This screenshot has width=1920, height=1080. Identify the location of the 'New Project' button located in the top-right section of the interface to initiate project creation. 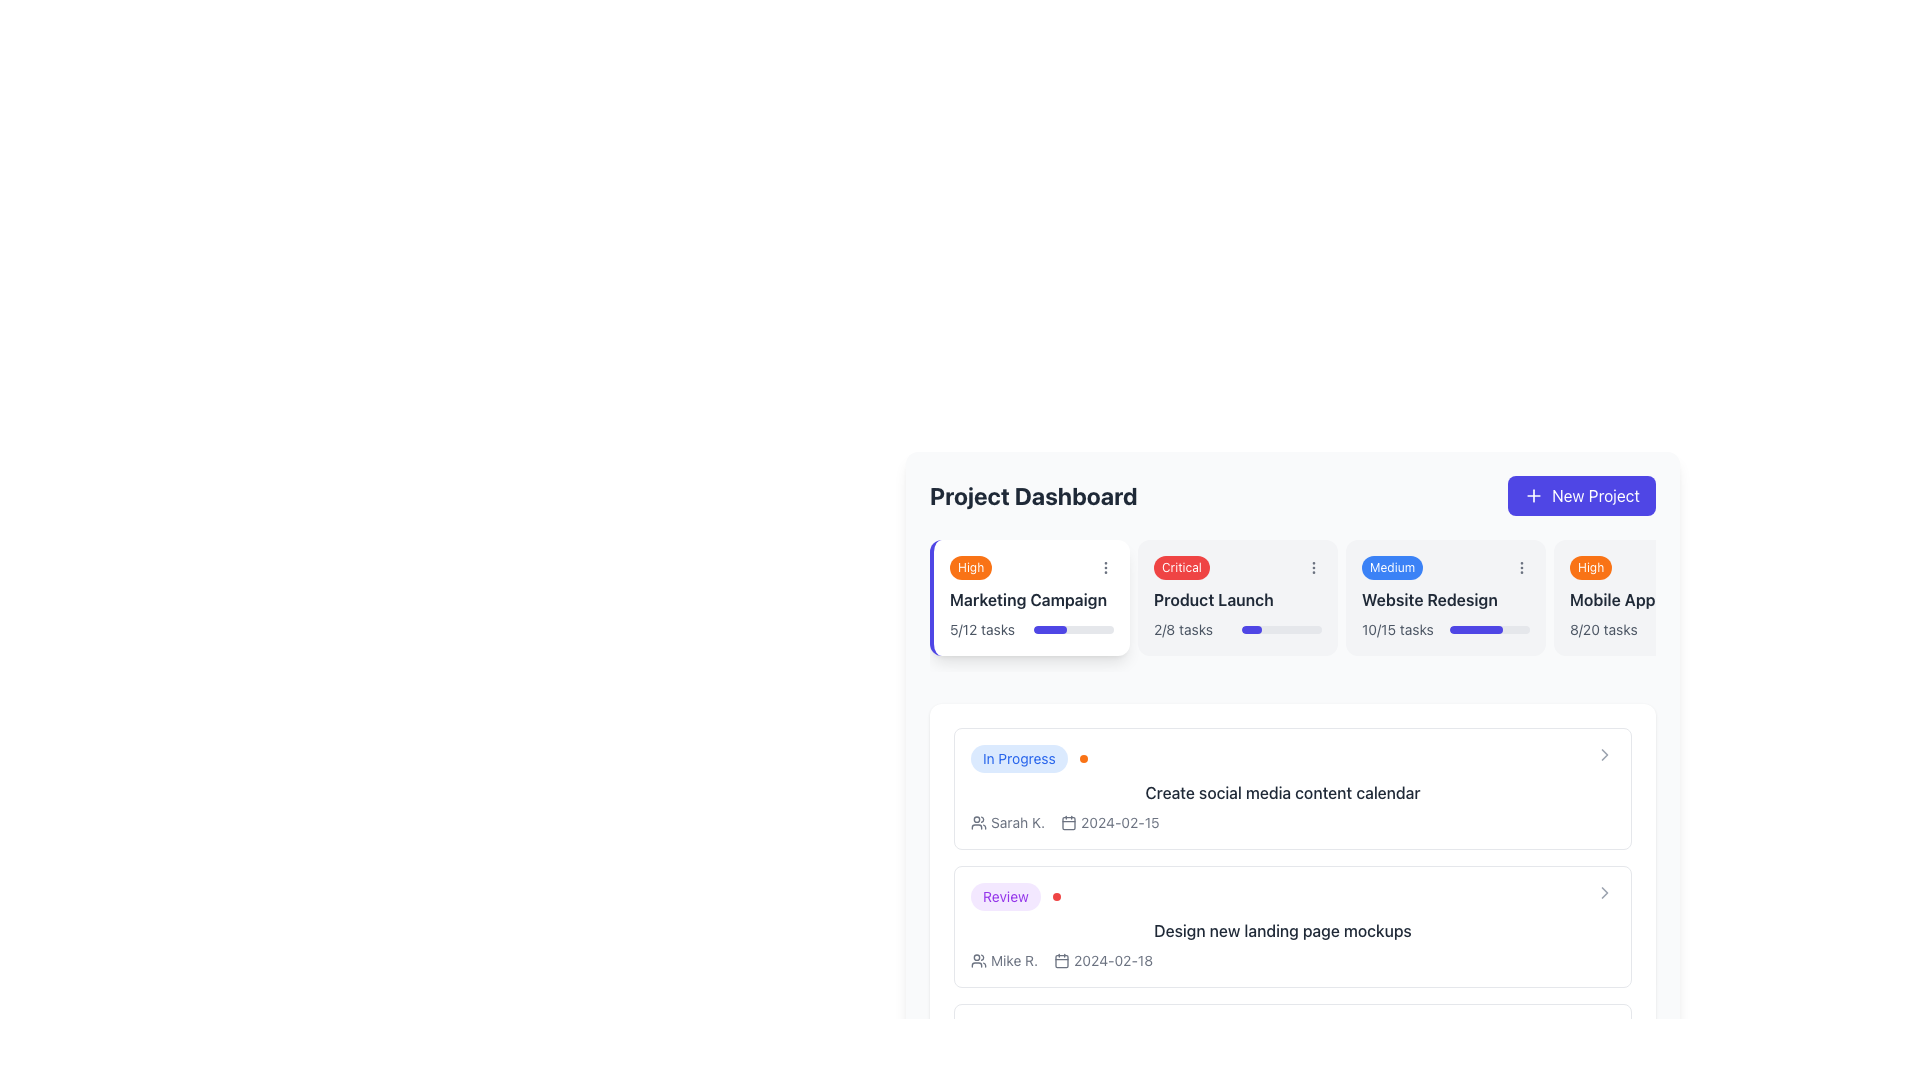
(1595, 495).